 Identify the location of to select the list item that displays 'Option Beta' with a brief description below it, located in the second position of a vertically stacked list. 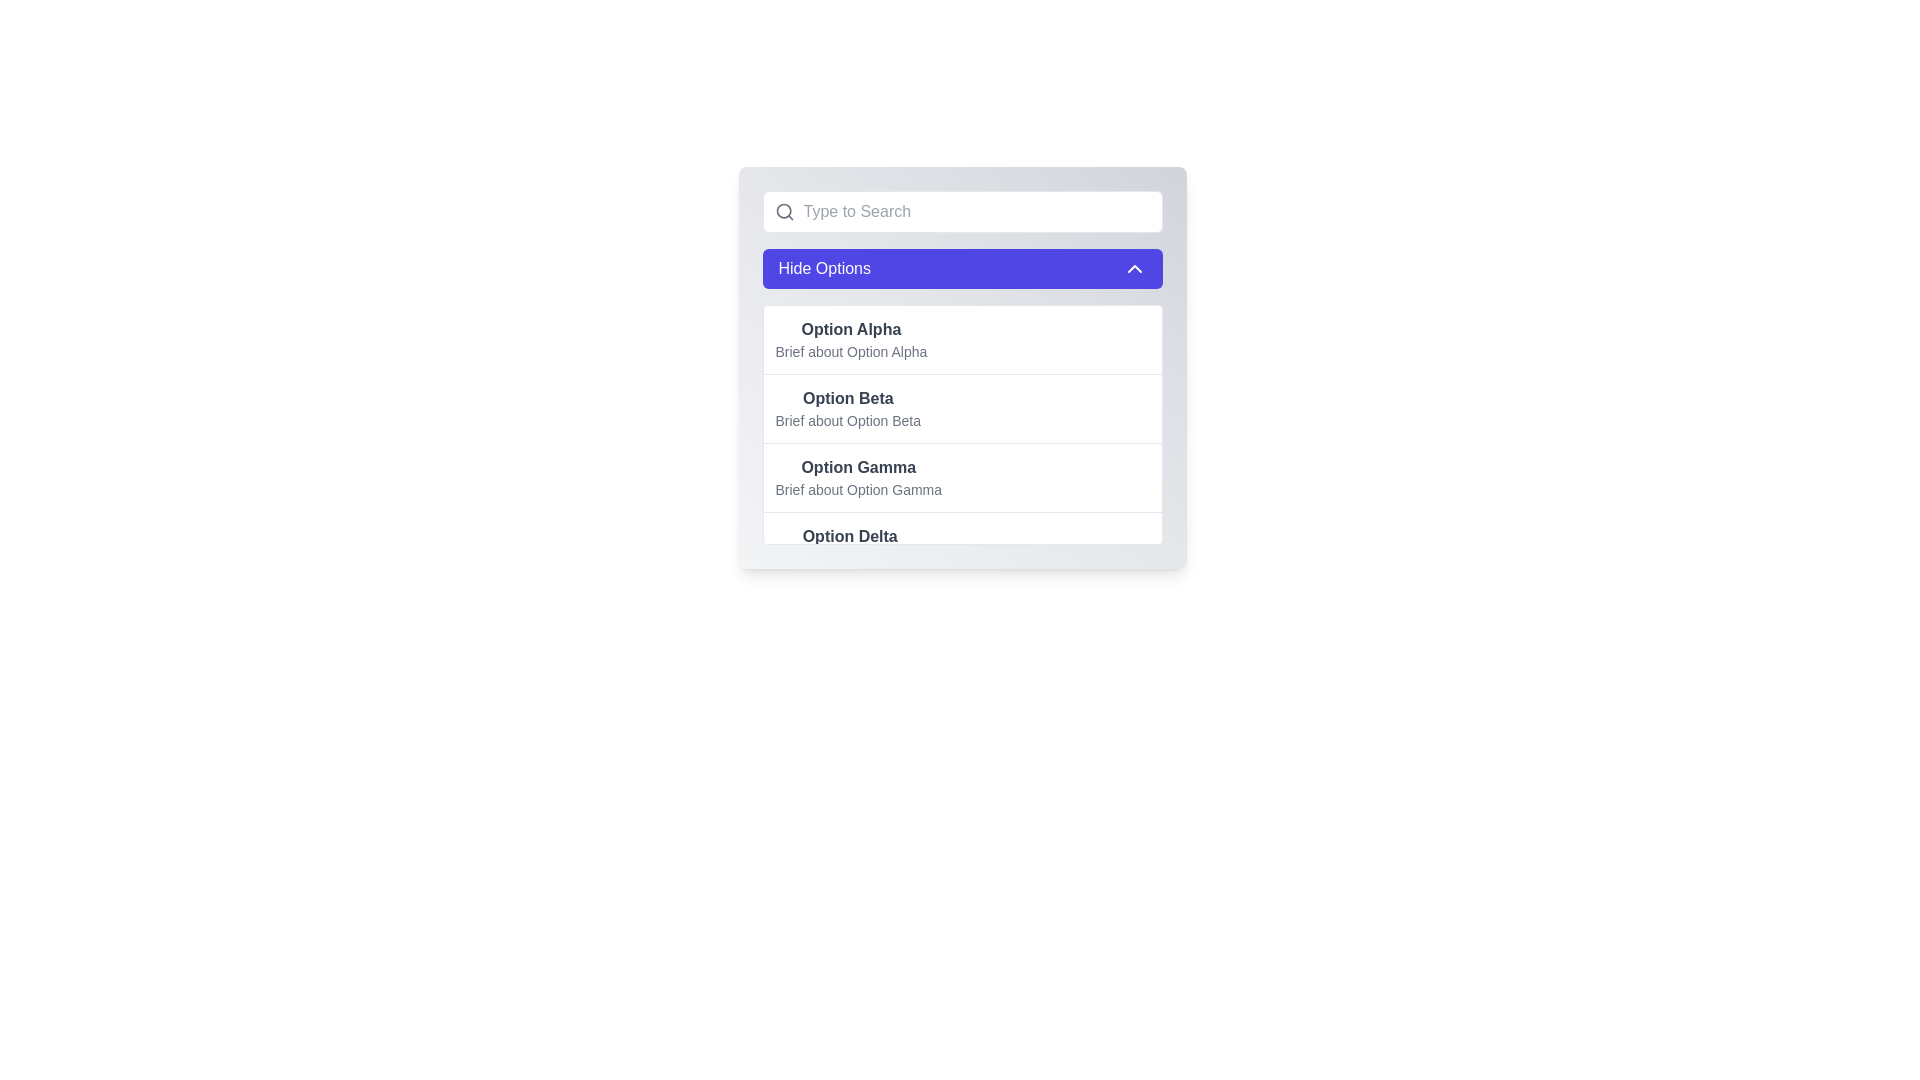
(962, 407).